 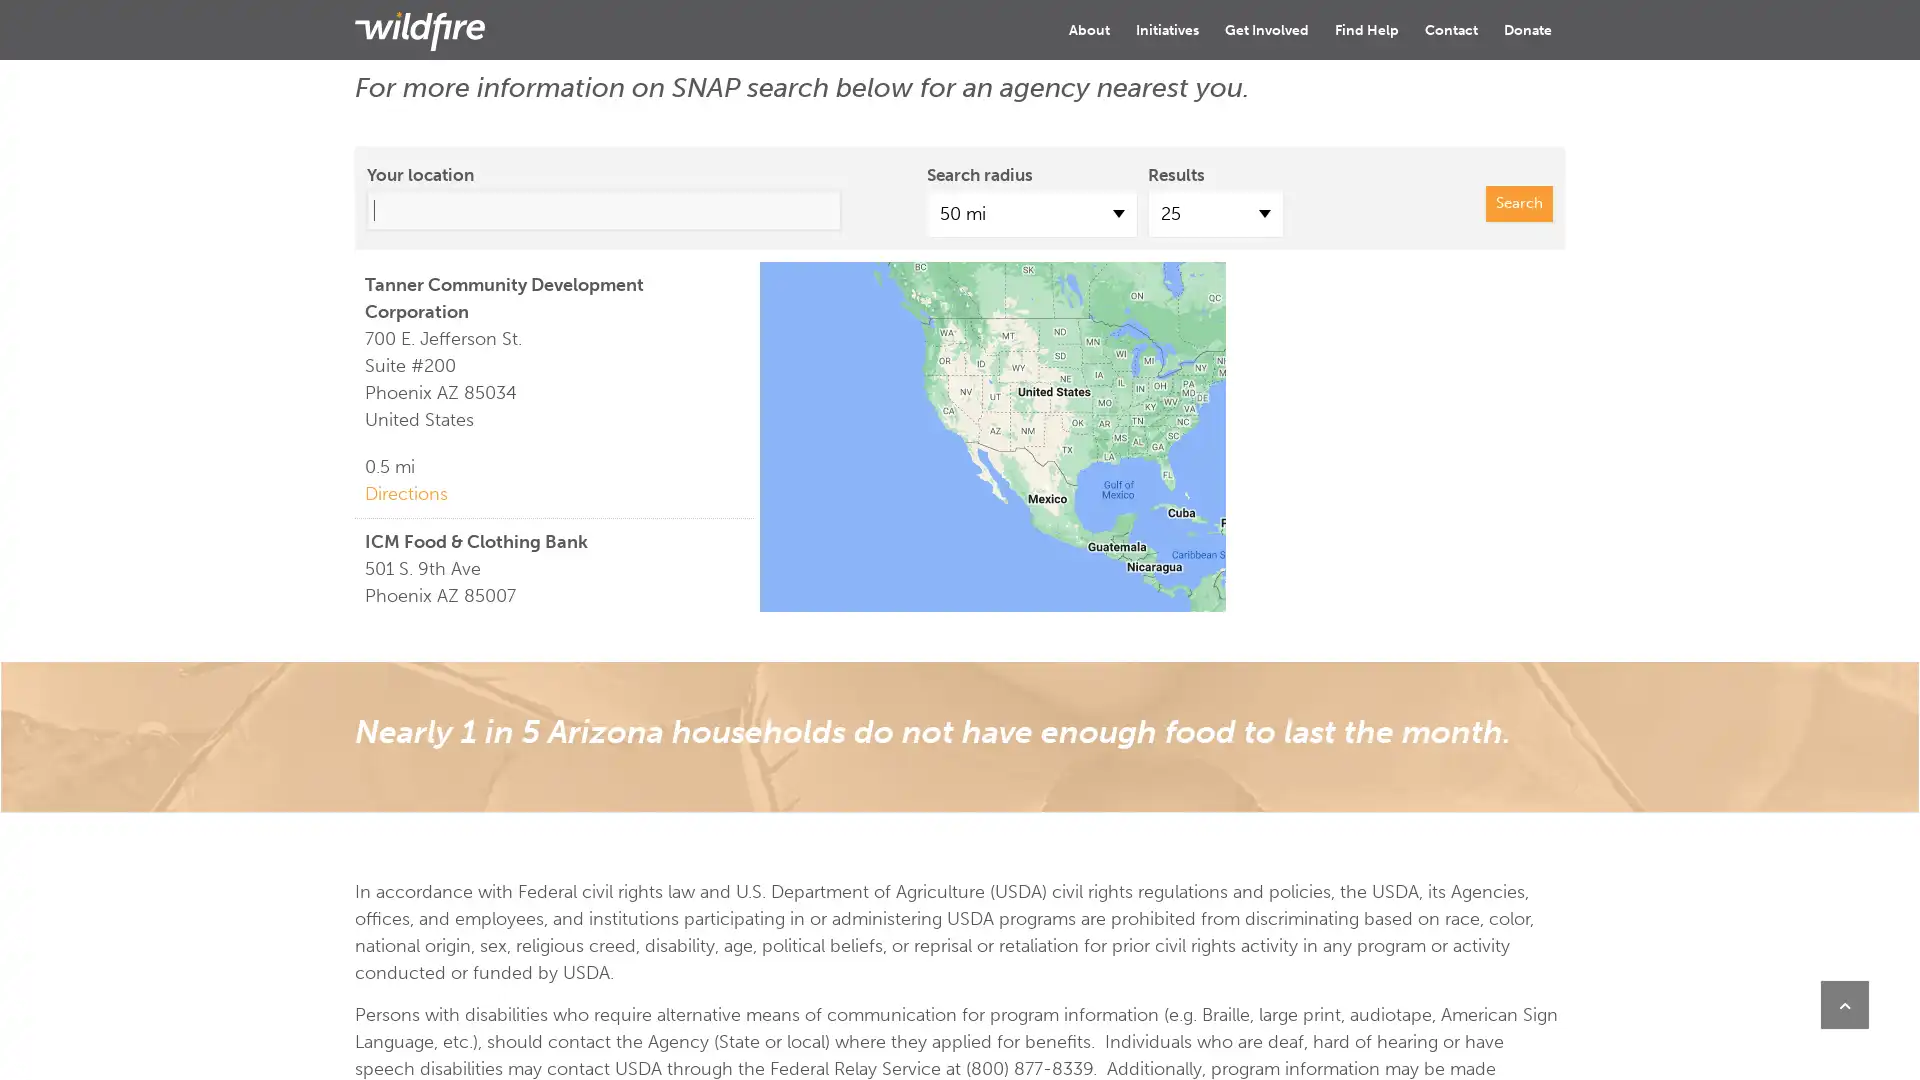 What do you see at coordinates (1171, 473) in the screenshot?
I see `Rio Vista Center` at bounding box center [1171, 473].